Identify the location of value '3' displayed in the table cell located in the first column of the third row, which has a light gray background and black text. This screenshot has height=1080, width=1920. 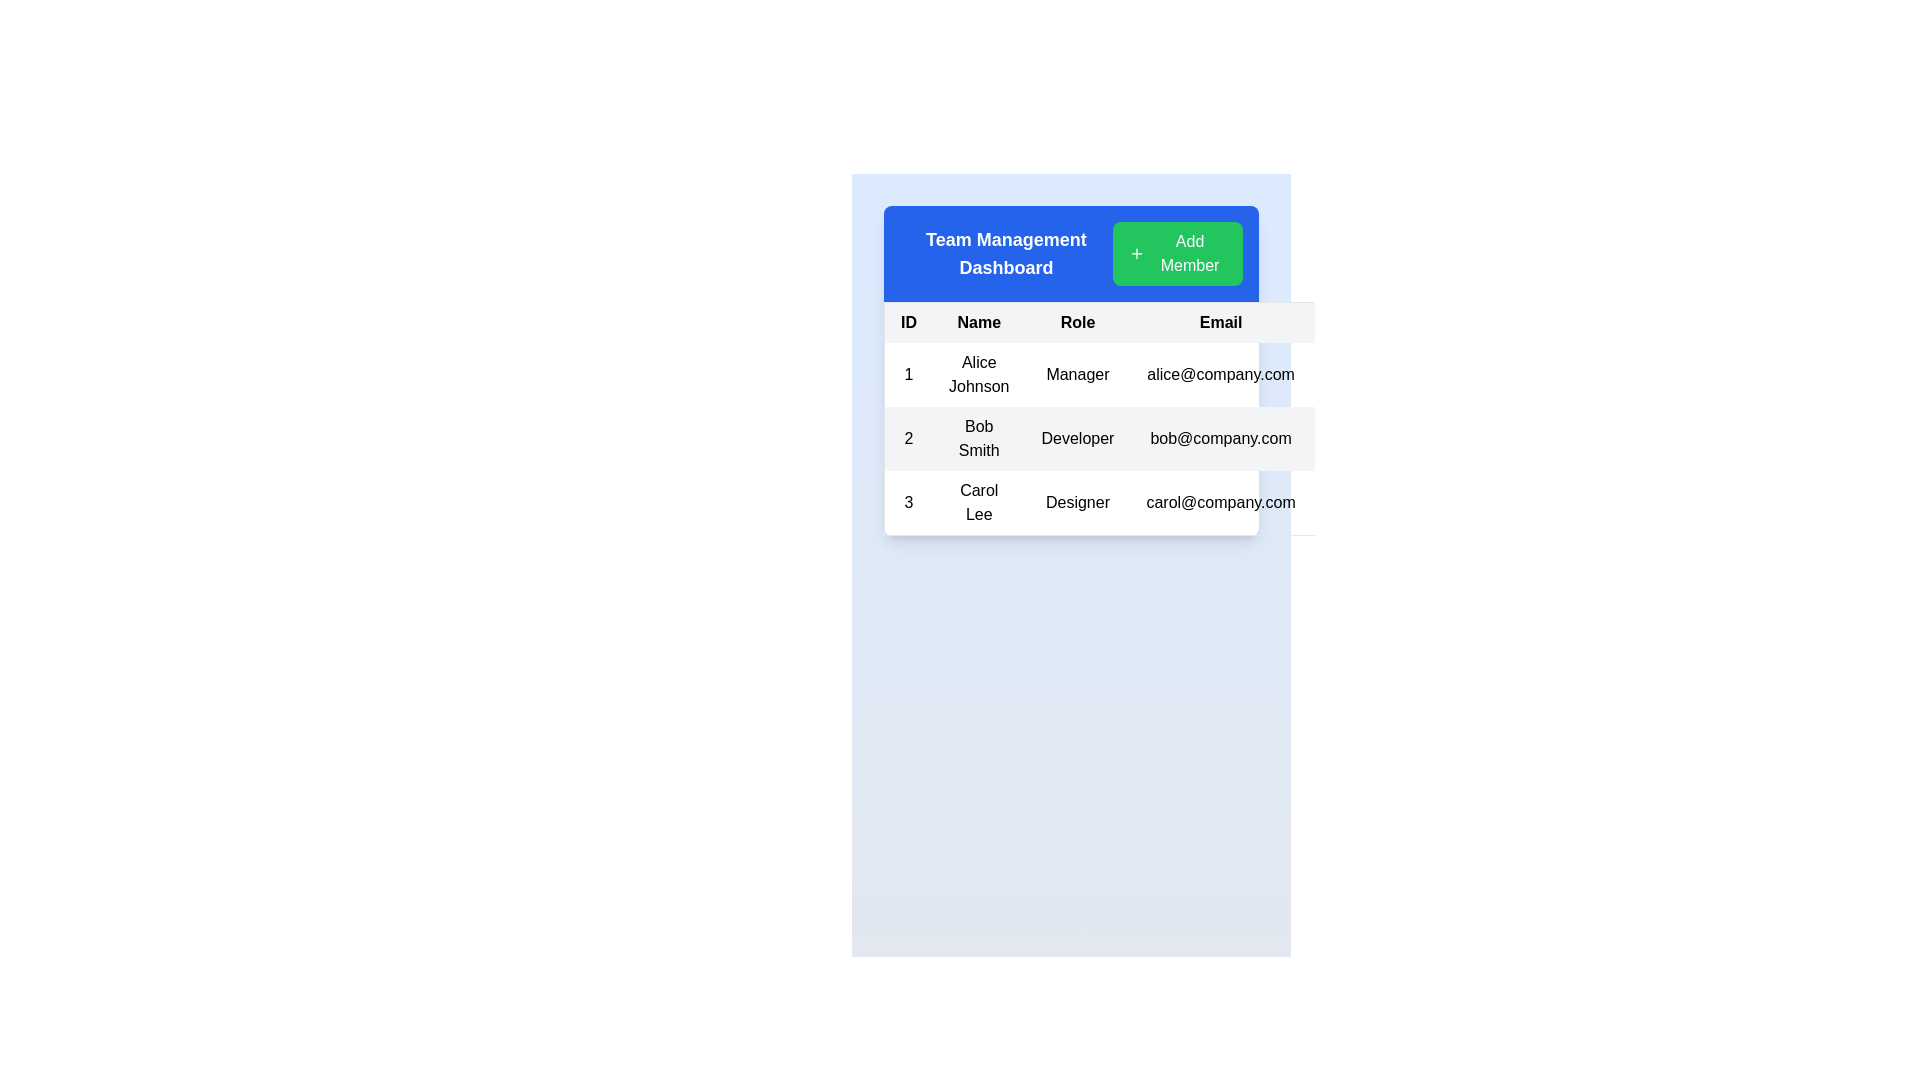
(907, 502).